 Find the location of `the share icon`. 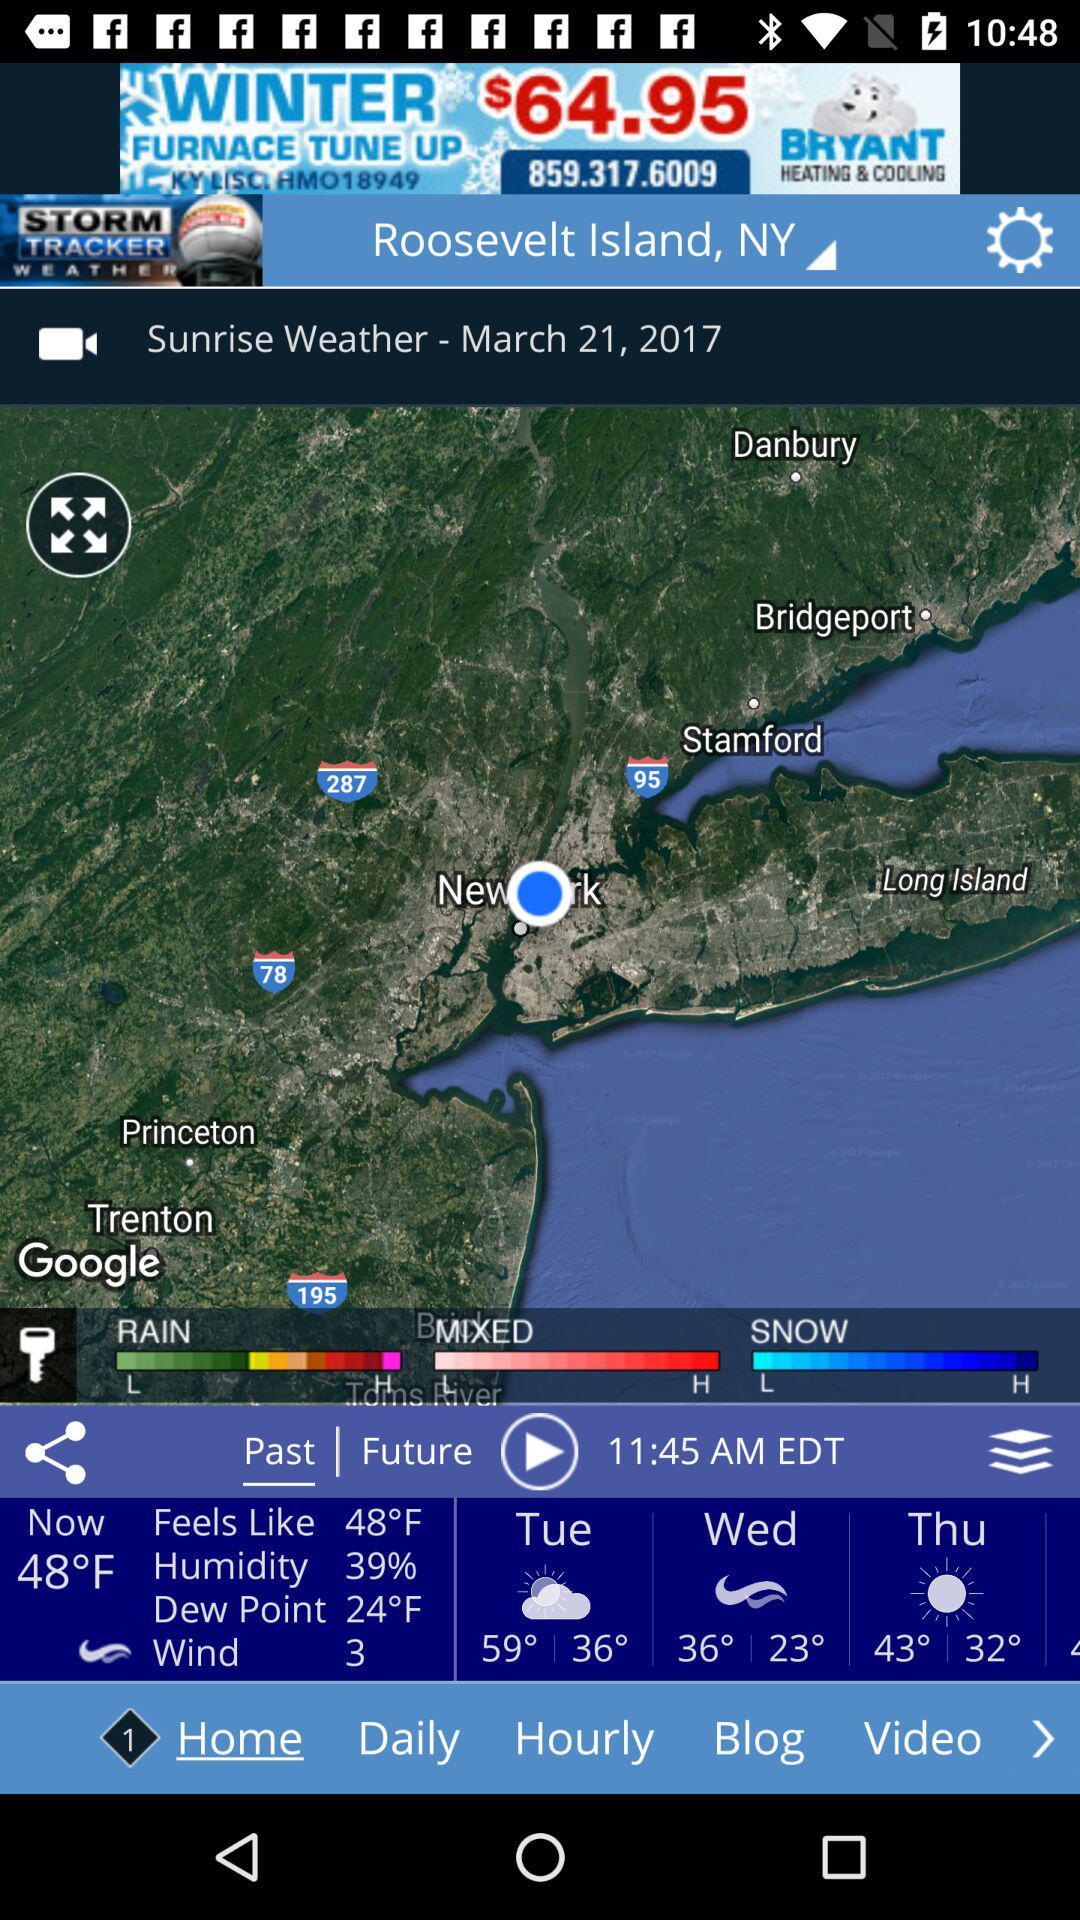

the share icon is located at coordinates (58, 1451).